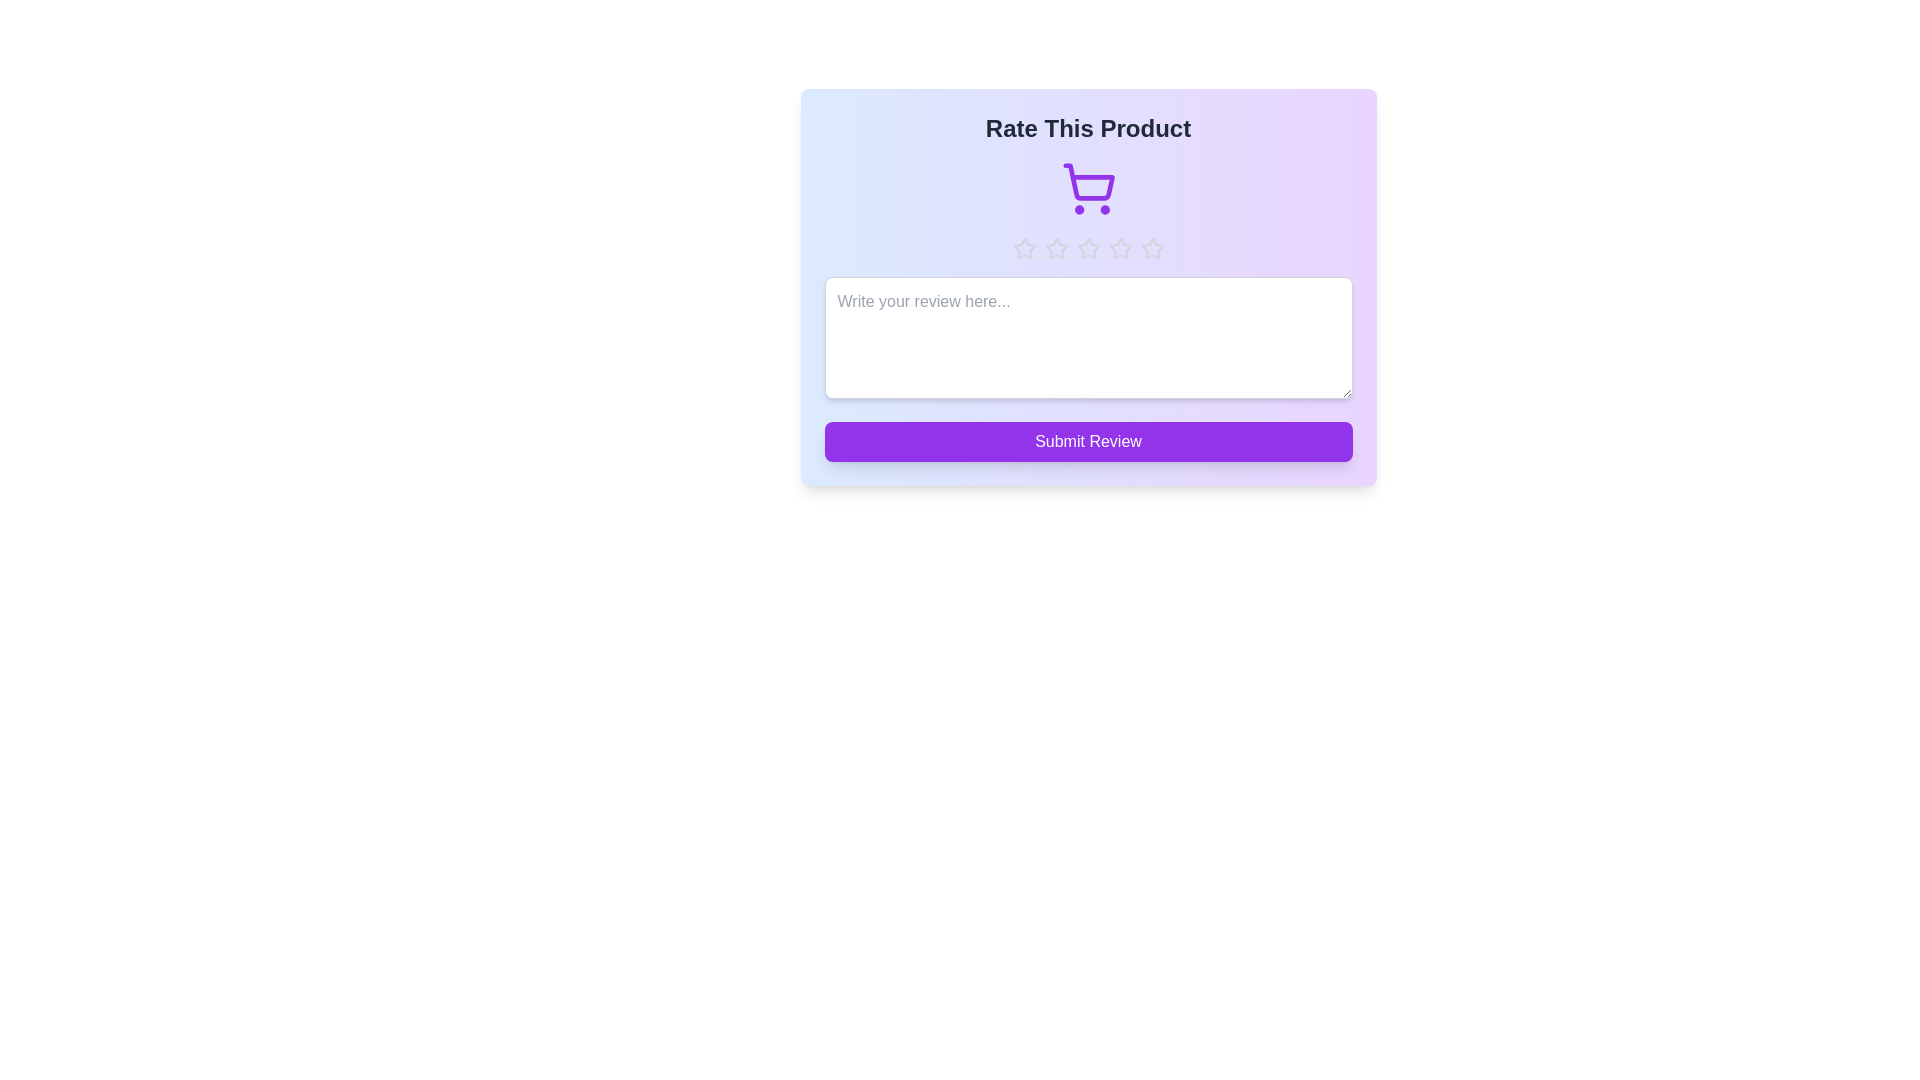 Image resolution: width=1920 pixels, height=1080 pixels. I want to click on the shopping cart icon, so click(1087, 189).